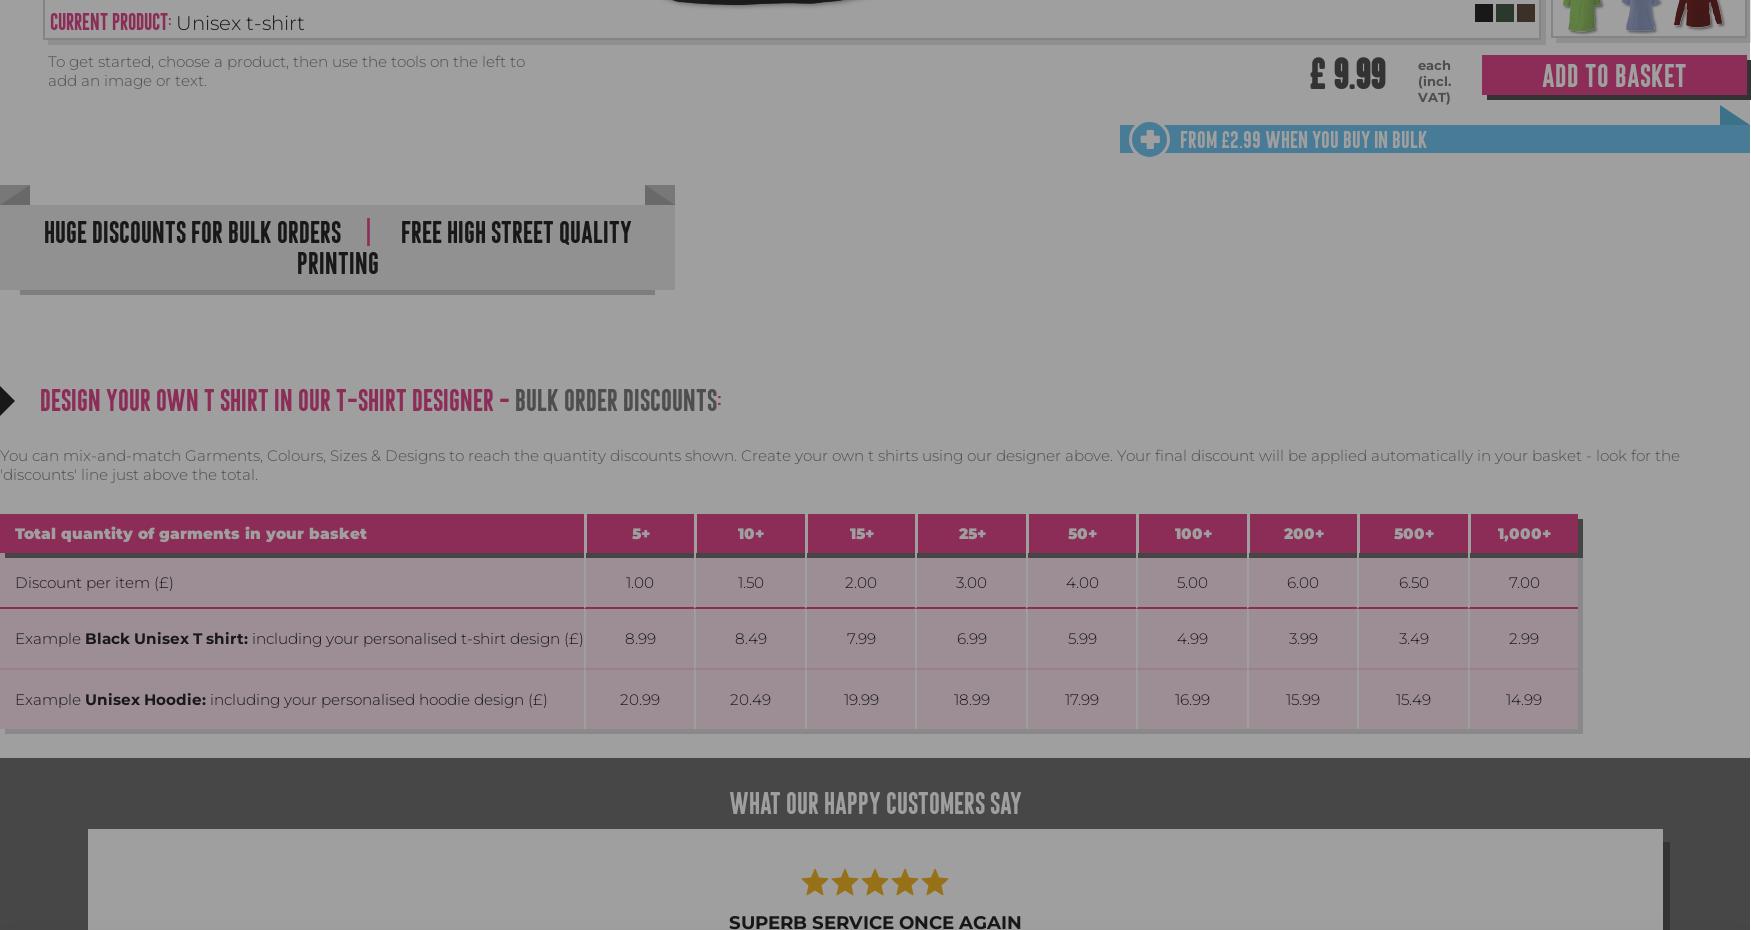 The image size is (1751, 930). Describe the element at coordinates (47, 69) in the screenshot. I see `'To get started, choose a product, then use the tools on the left to add an image or text.'` at that location.